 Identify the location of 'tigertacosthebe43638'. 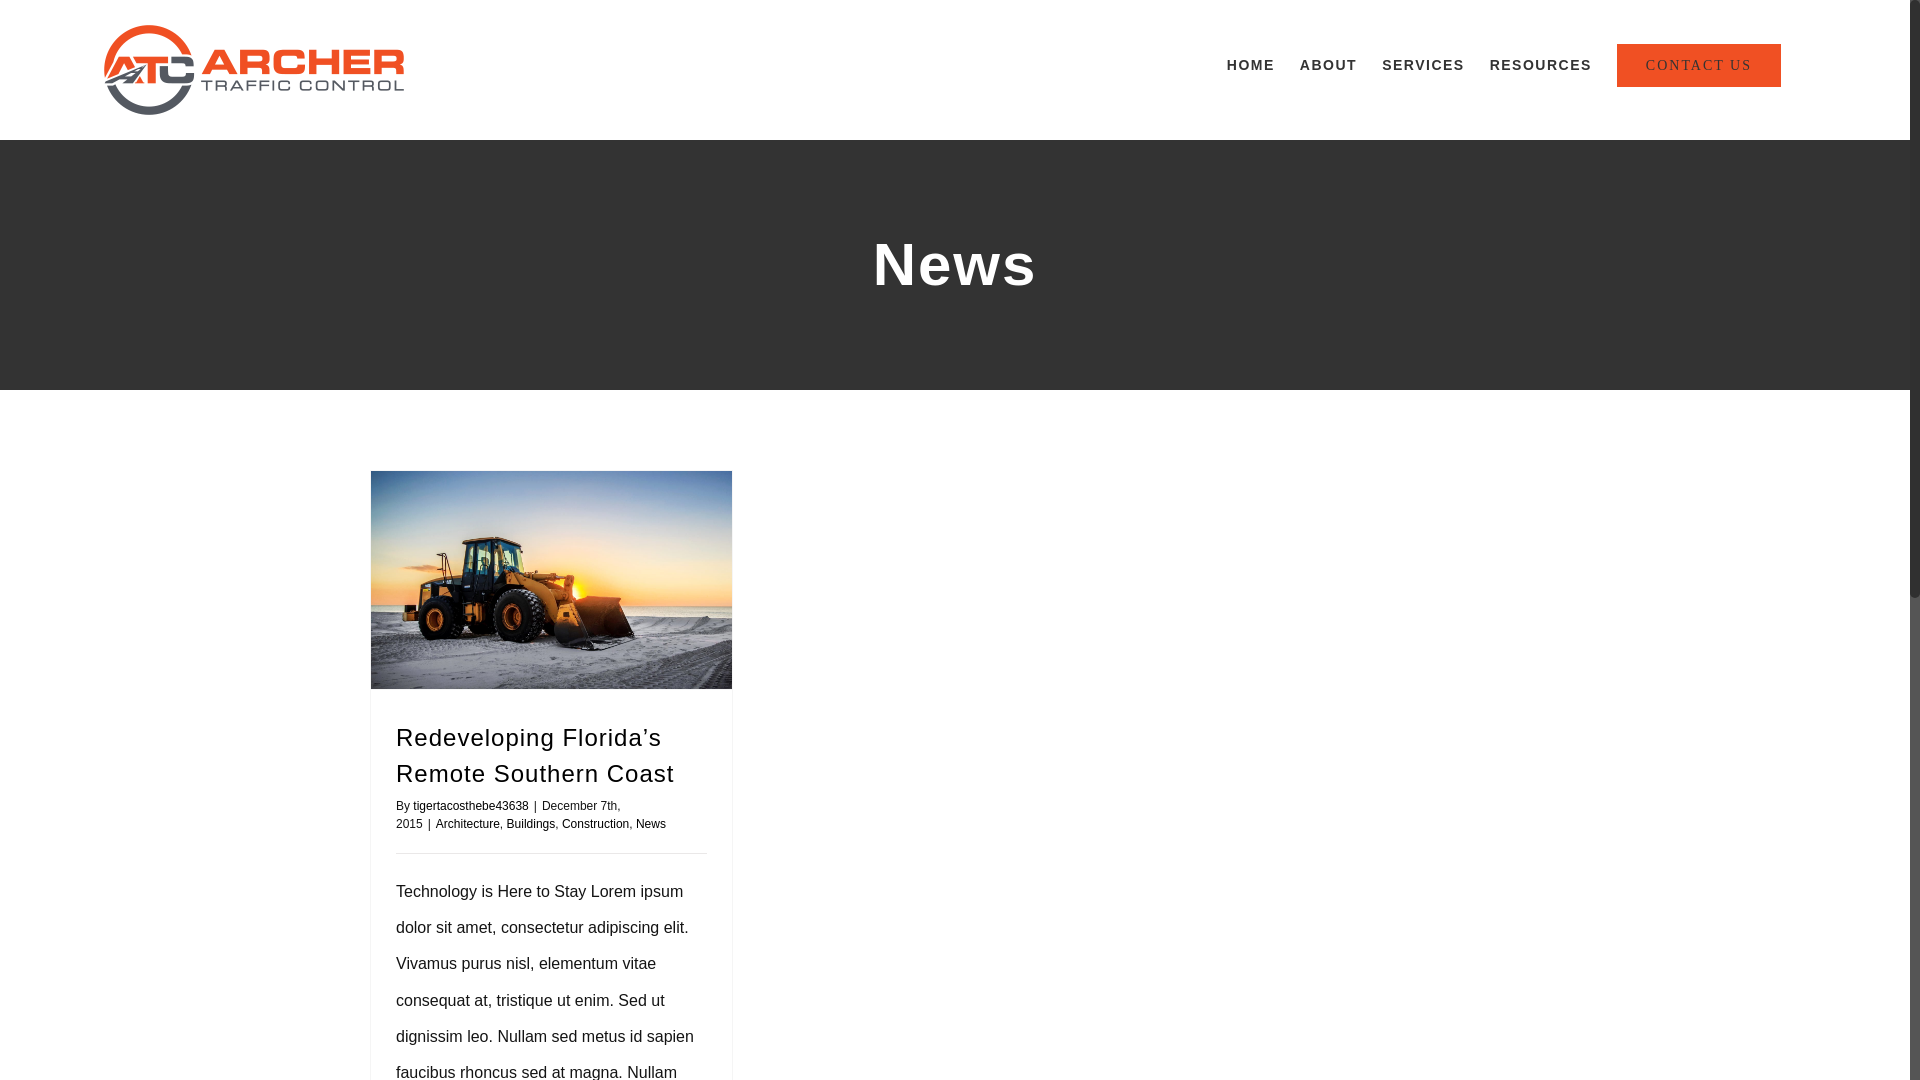
(411, 805).